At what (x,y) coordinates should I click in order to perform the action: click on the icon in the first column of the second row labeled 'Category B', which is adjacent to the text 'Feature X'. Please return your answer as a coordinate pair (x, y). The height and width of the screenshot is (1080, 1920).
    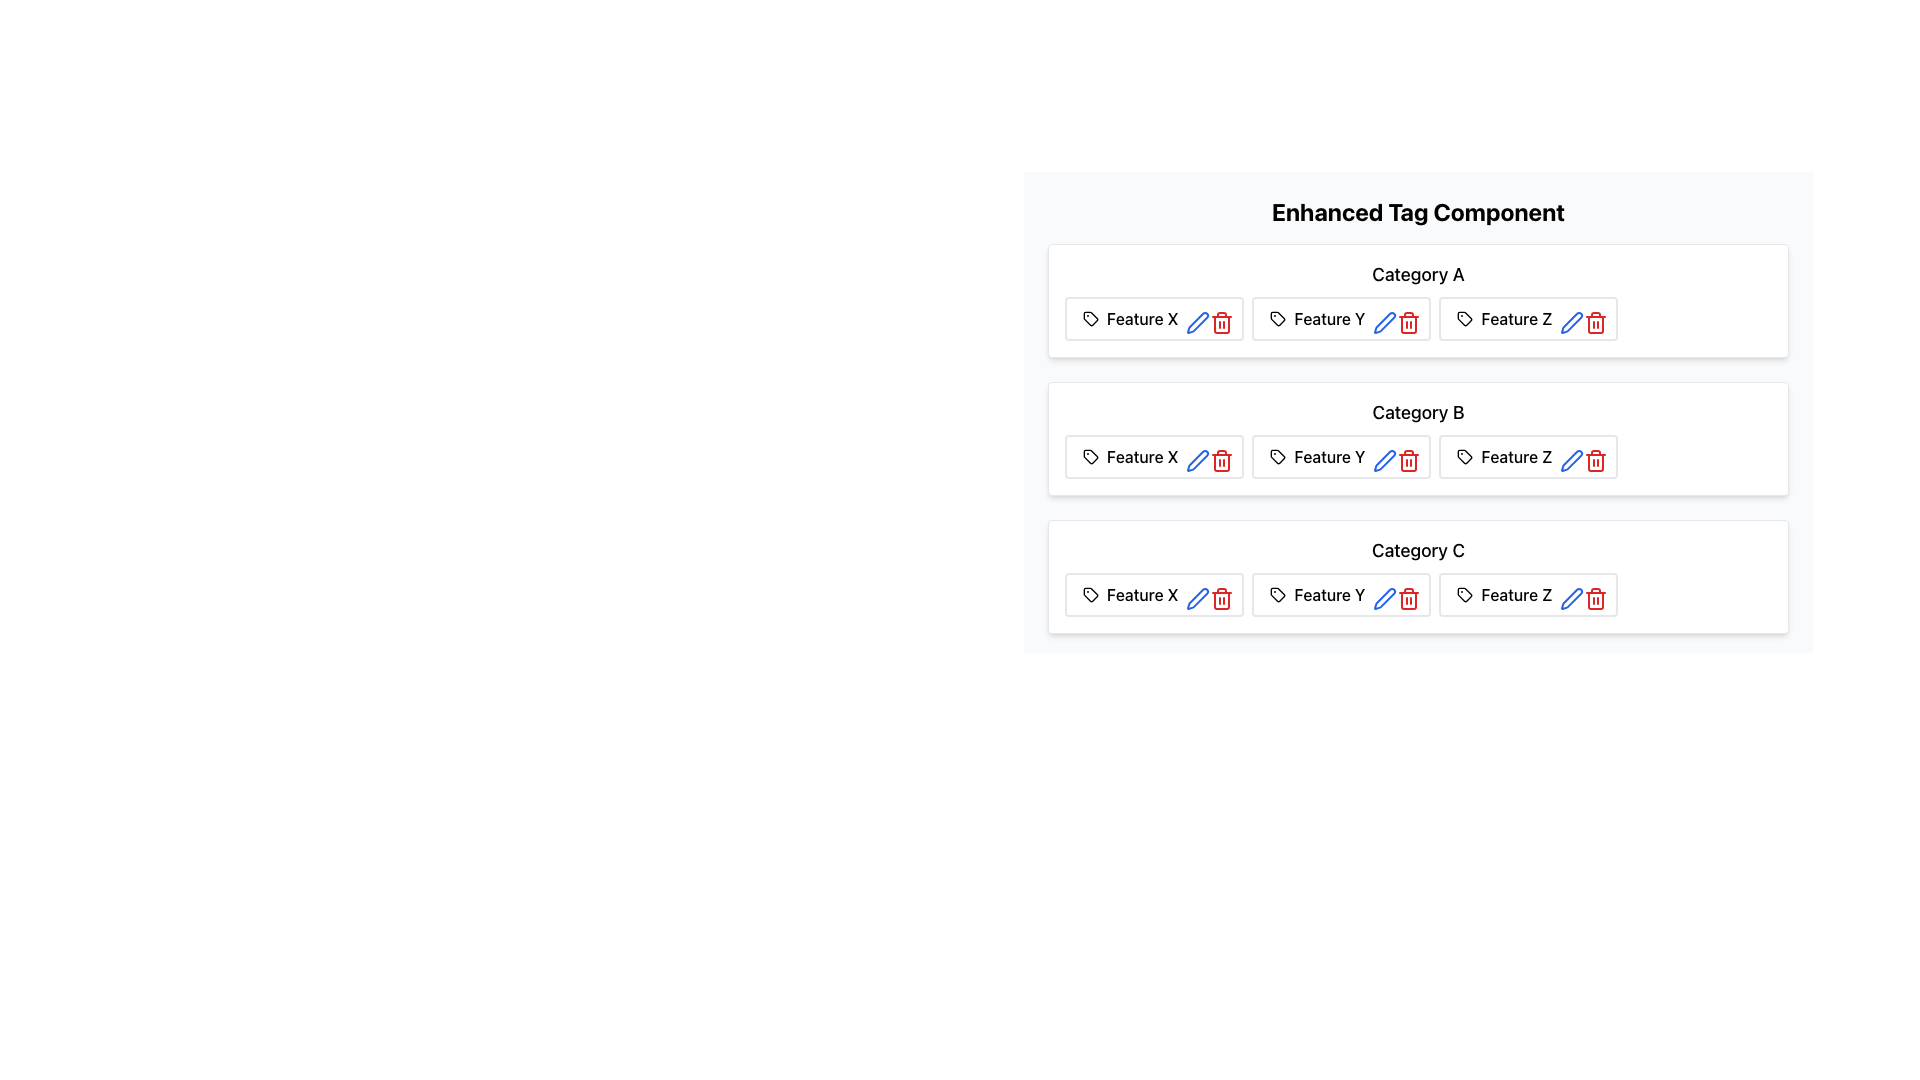
    Looking at the image, I should click on (1089, 456).